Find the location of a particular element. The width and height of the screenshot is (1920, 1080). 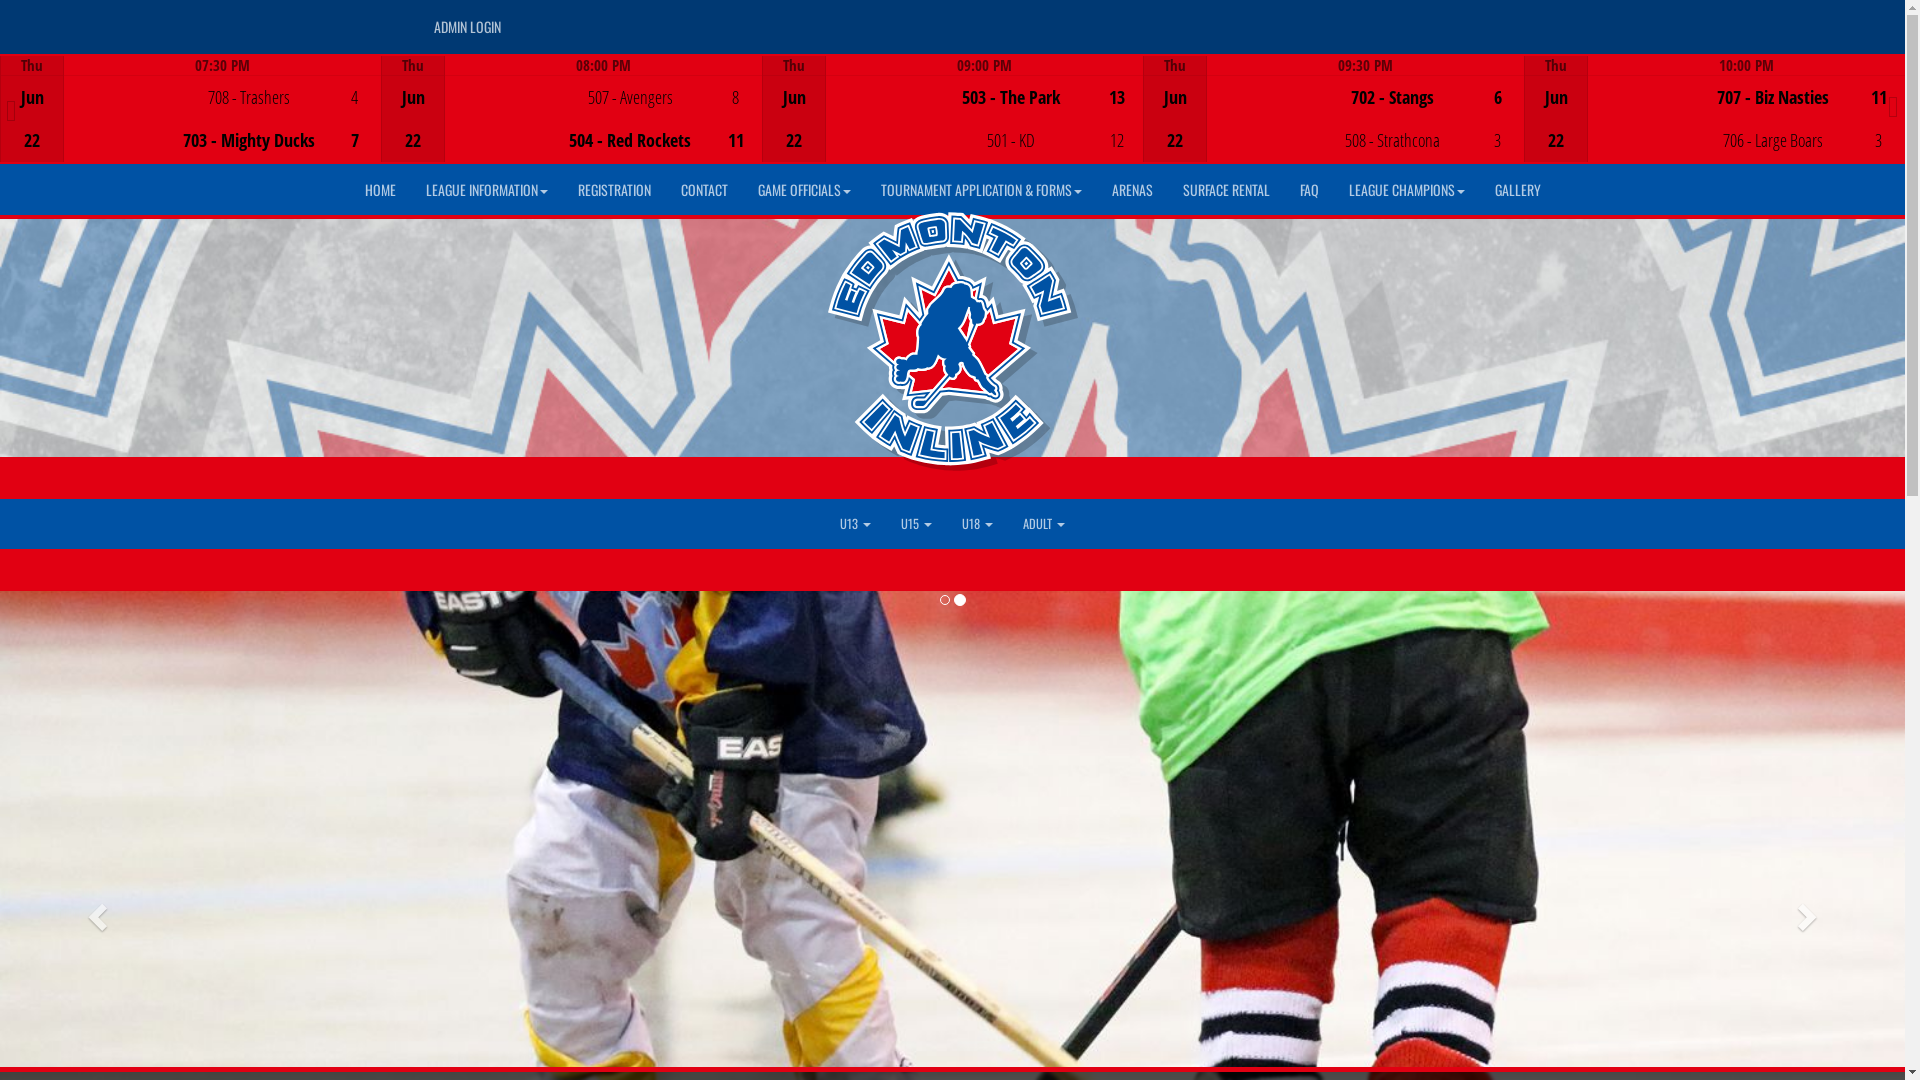

'GAME OFFICIALS' is located at coordinates (741, 189).